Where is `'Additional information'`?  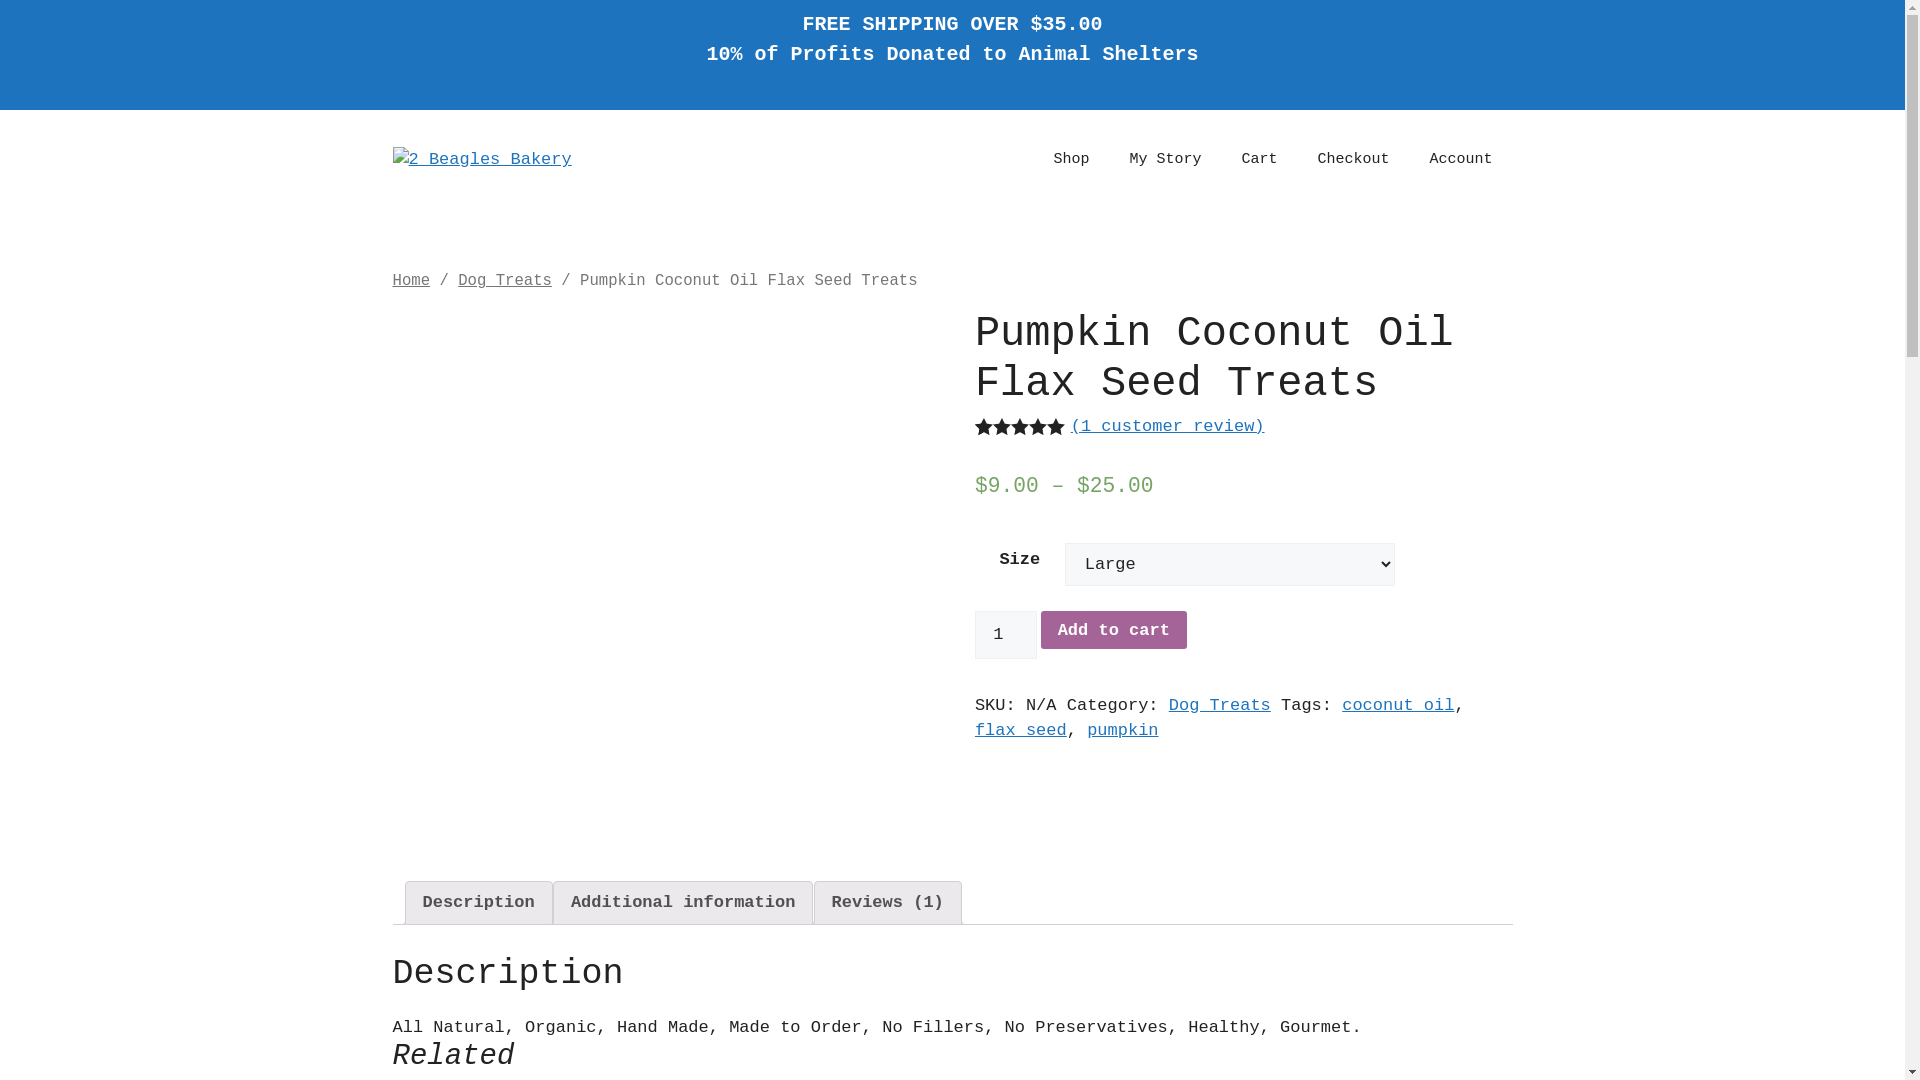 'Additional information' is located at coordinates (682, 903).